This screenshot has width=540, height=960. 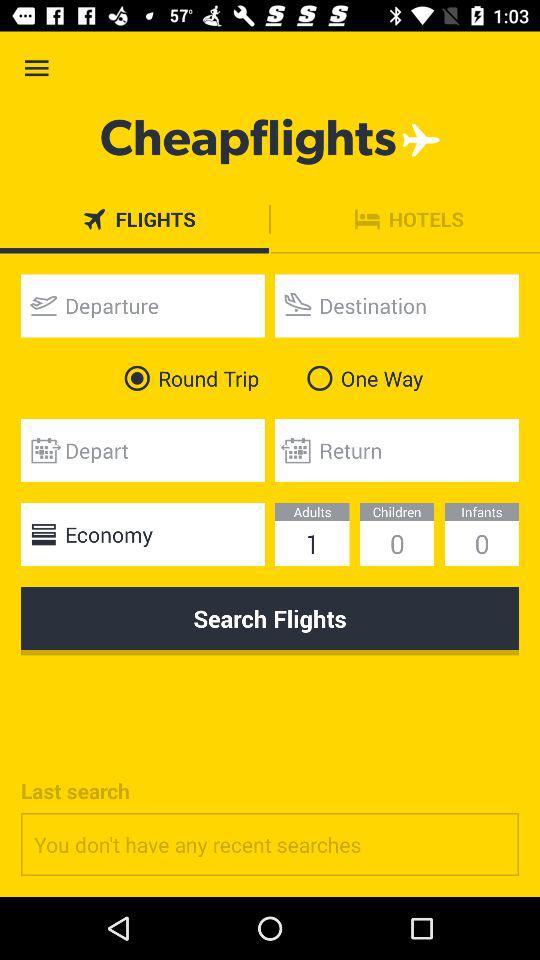 I want to click on input return date, so click(x=397, y=450).